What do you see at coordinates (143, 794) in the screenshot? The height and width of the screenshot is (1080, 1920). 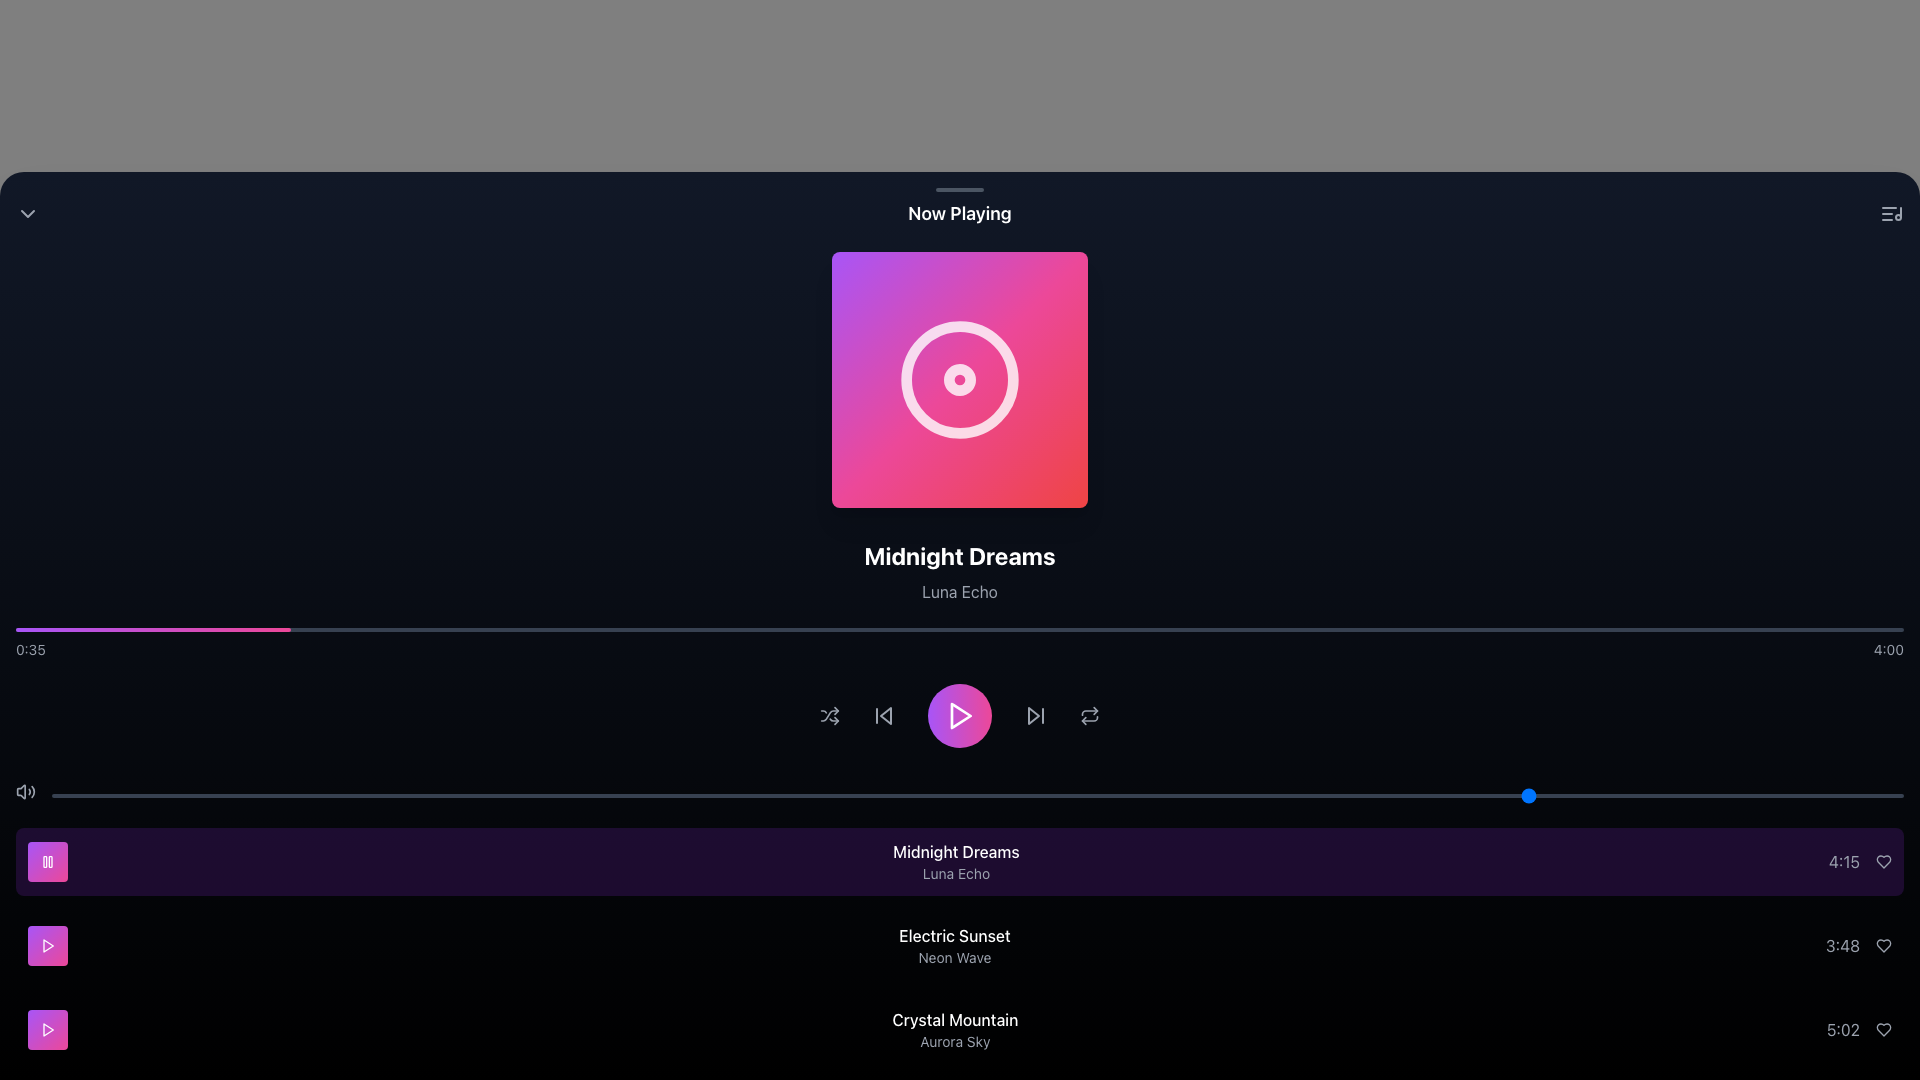 I see `the slider value` at bounding box center [143, 794].